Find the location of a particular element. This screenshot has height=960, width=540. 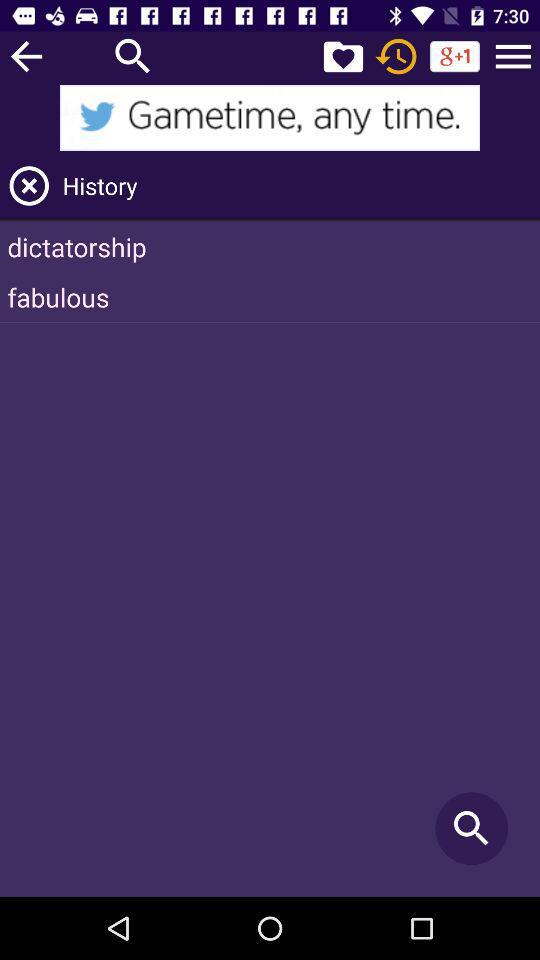

the menu icon is located at coordinates (513, 55).